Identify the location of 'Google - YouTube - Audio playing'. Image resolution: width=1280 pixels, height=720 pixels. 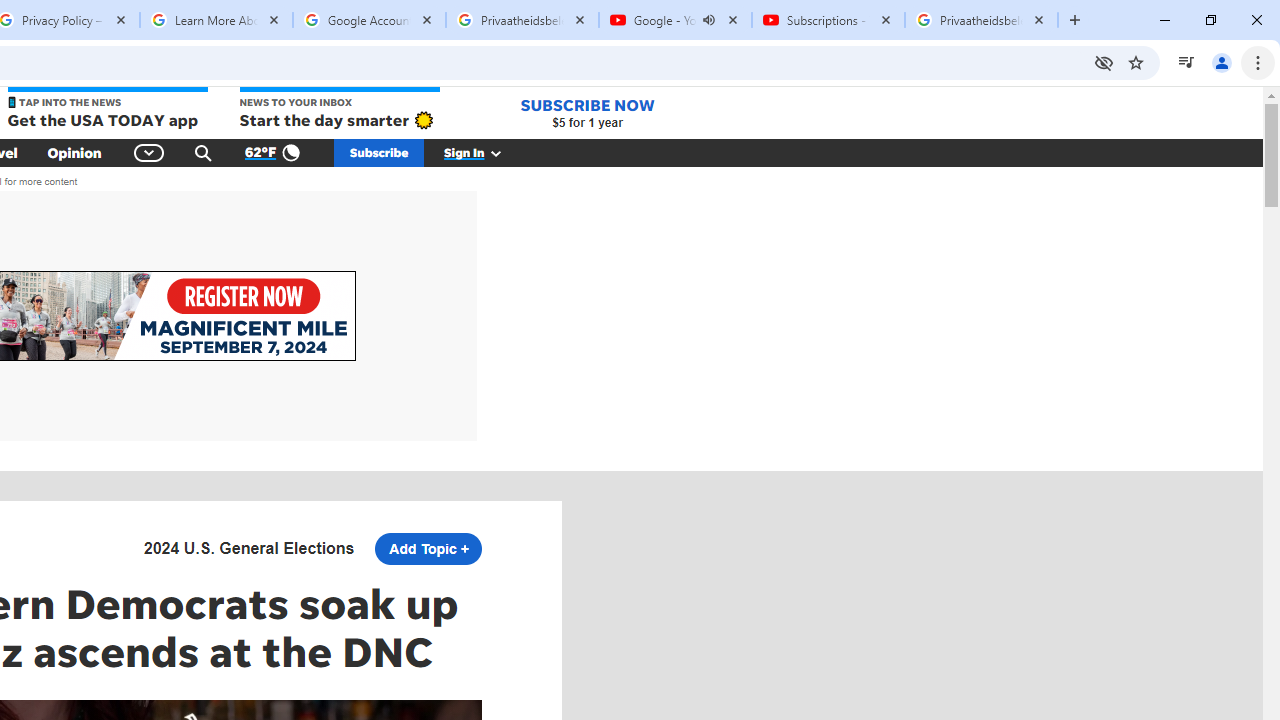
(675, 20).